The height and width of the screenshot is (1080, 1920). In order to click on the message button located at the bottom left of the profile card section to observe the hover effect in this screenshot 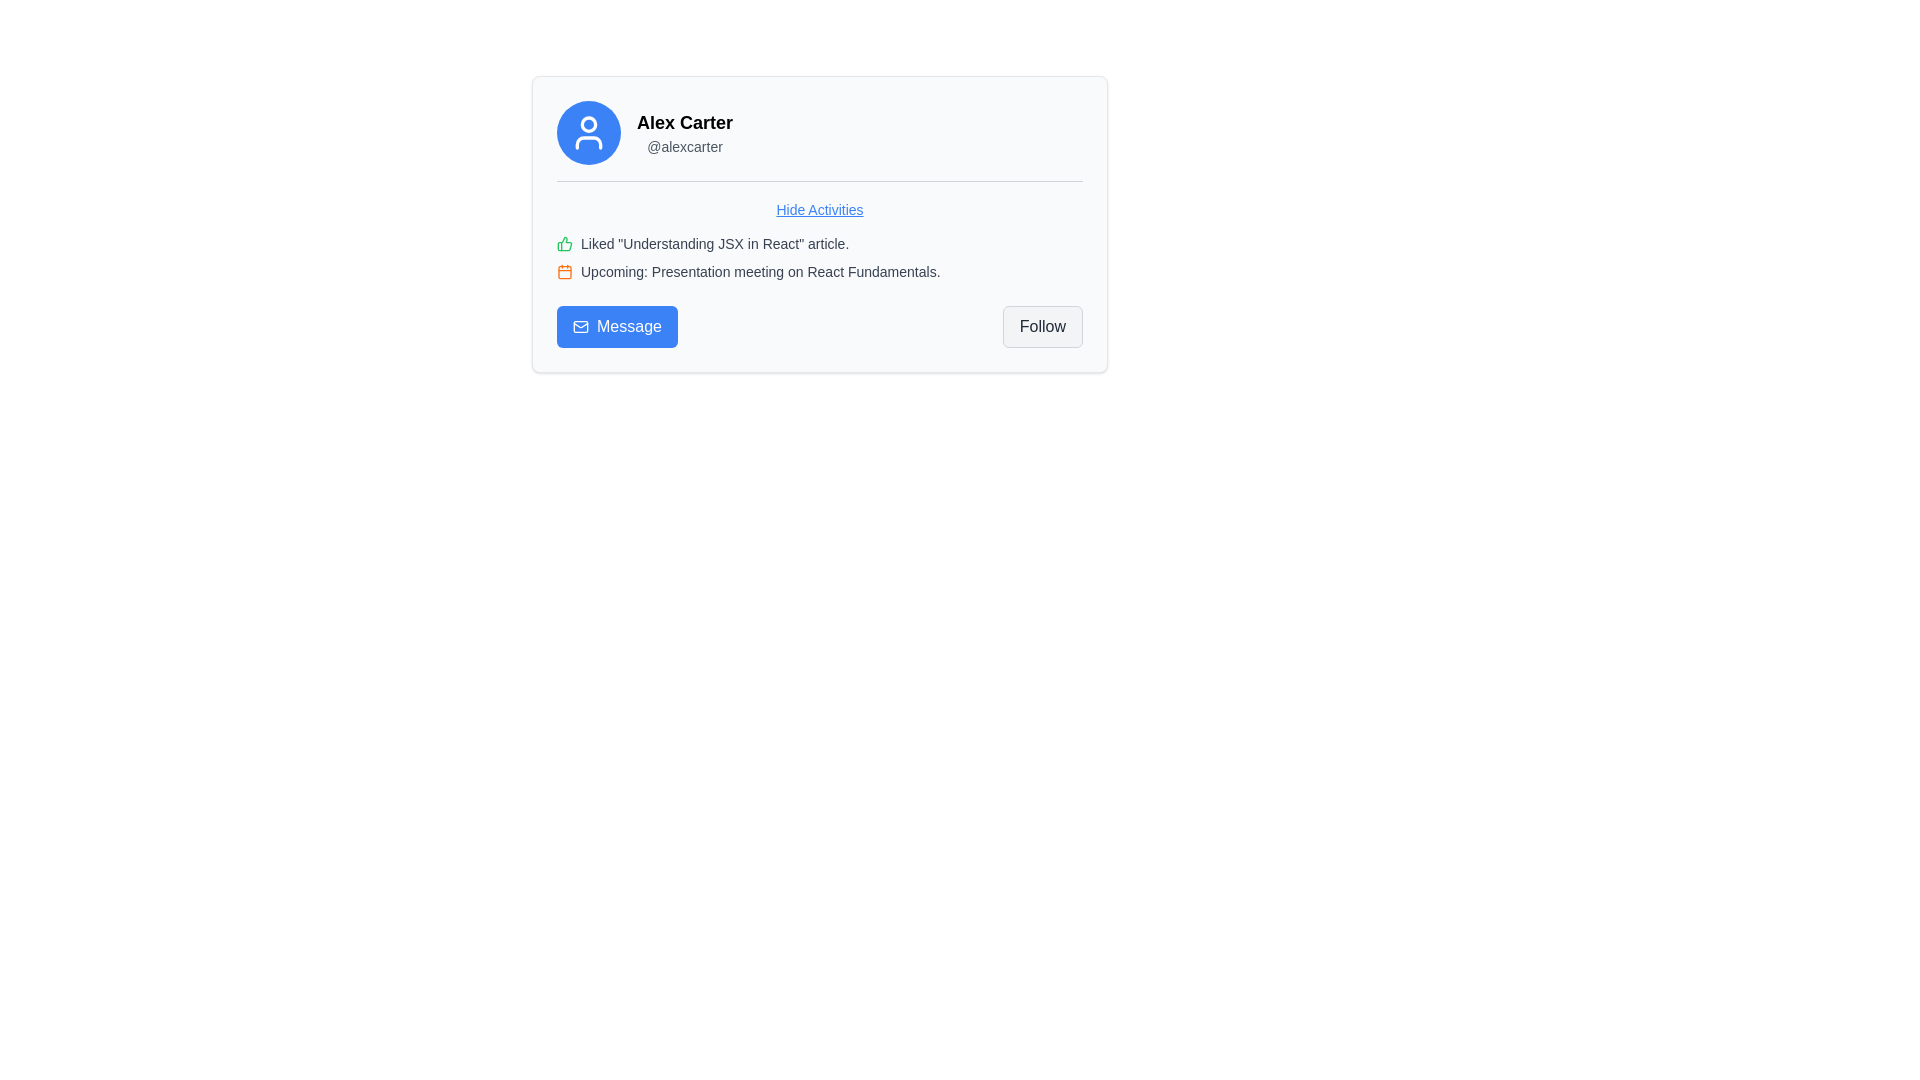, I will do `click(616, 326)`.